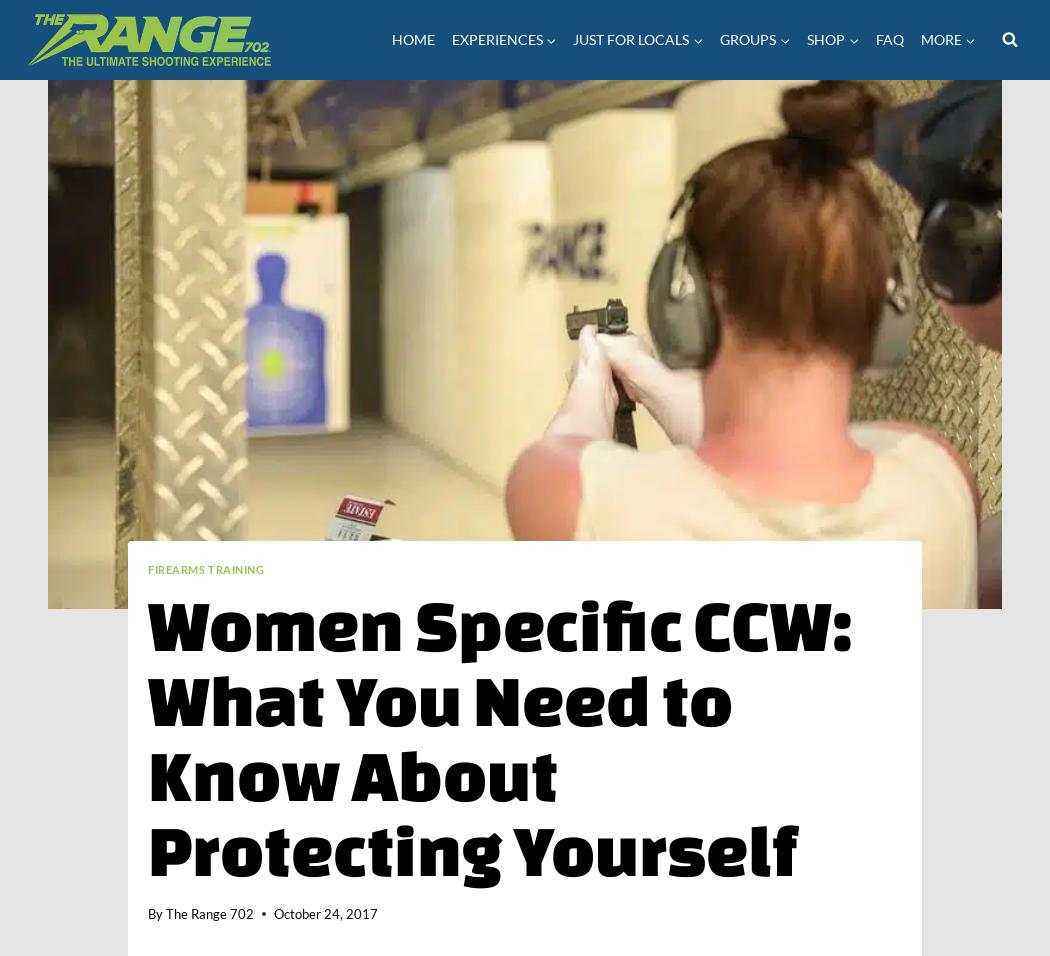  I want to click on 'Experiences', so click(450, 37).